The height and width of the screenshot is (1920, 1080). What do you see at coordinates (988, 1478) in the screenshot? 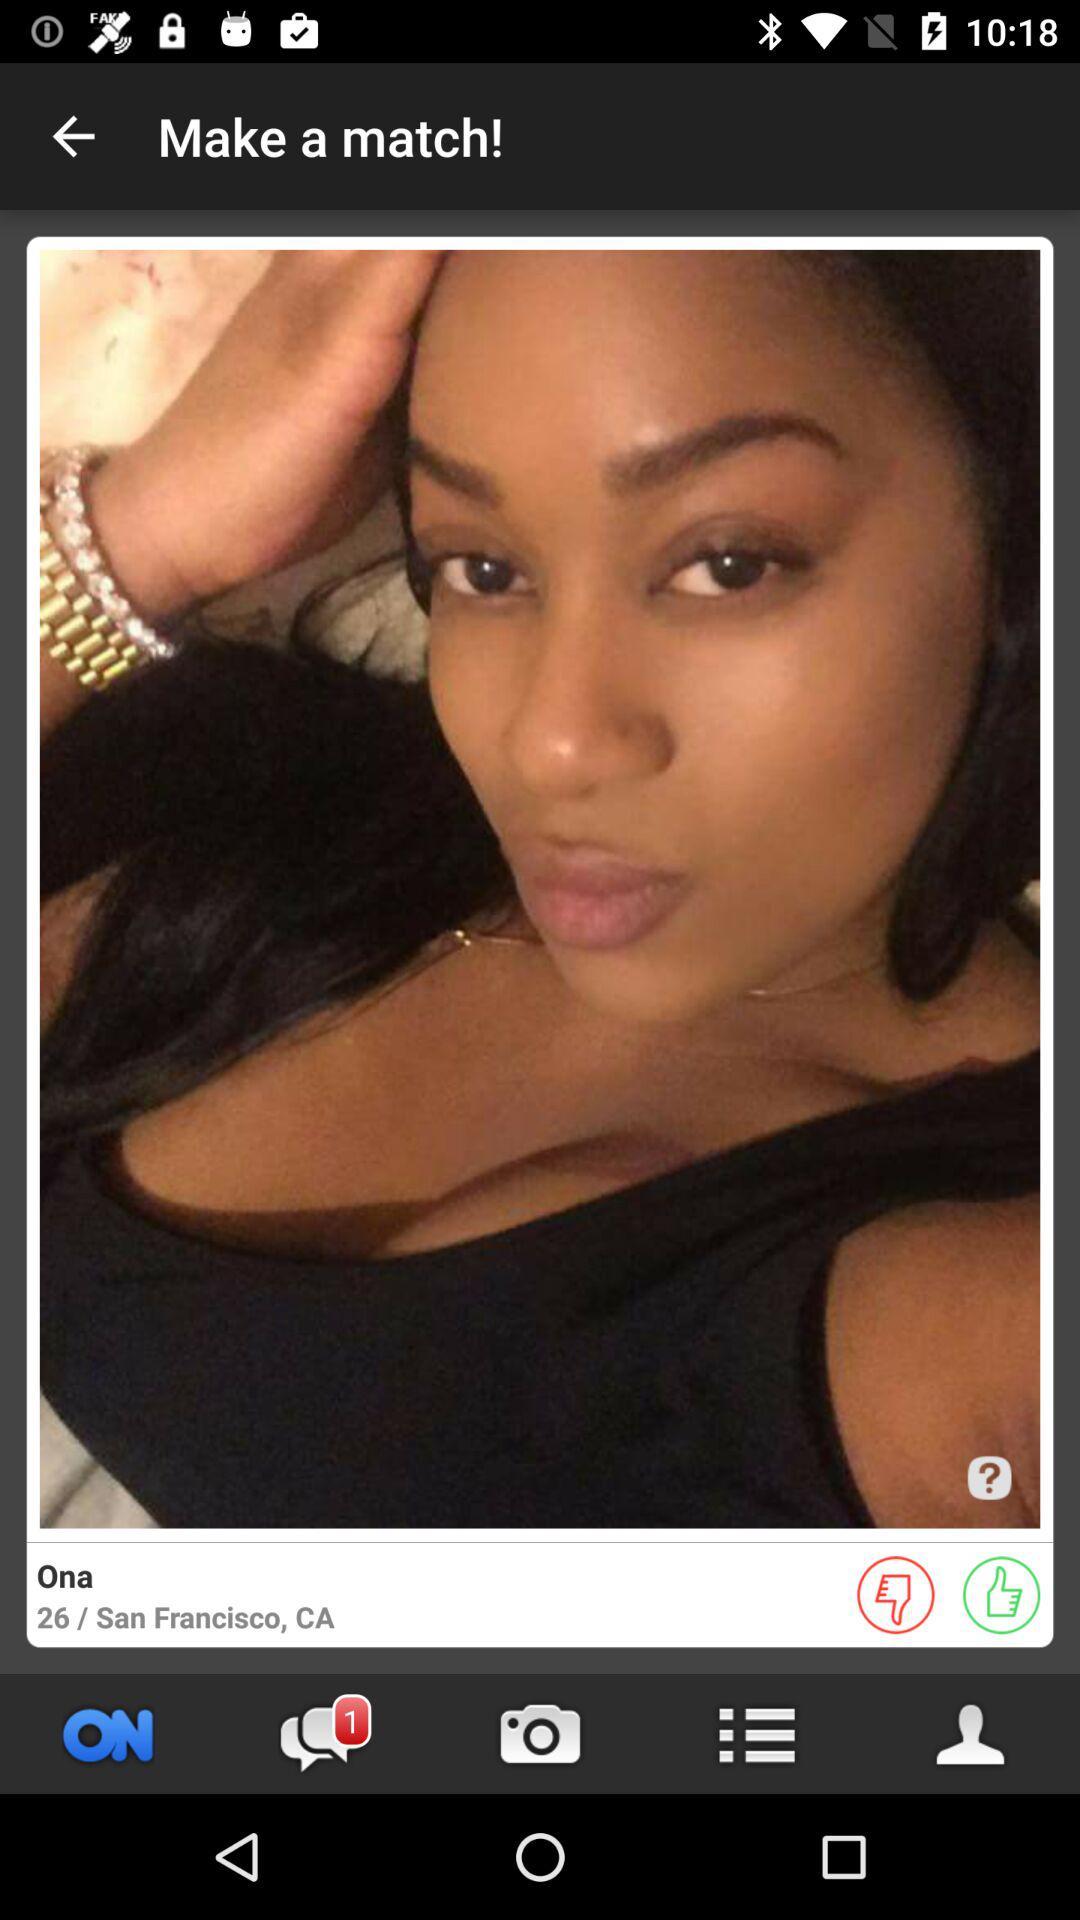
I see `the help icon` at bounding box center [988, 1478].